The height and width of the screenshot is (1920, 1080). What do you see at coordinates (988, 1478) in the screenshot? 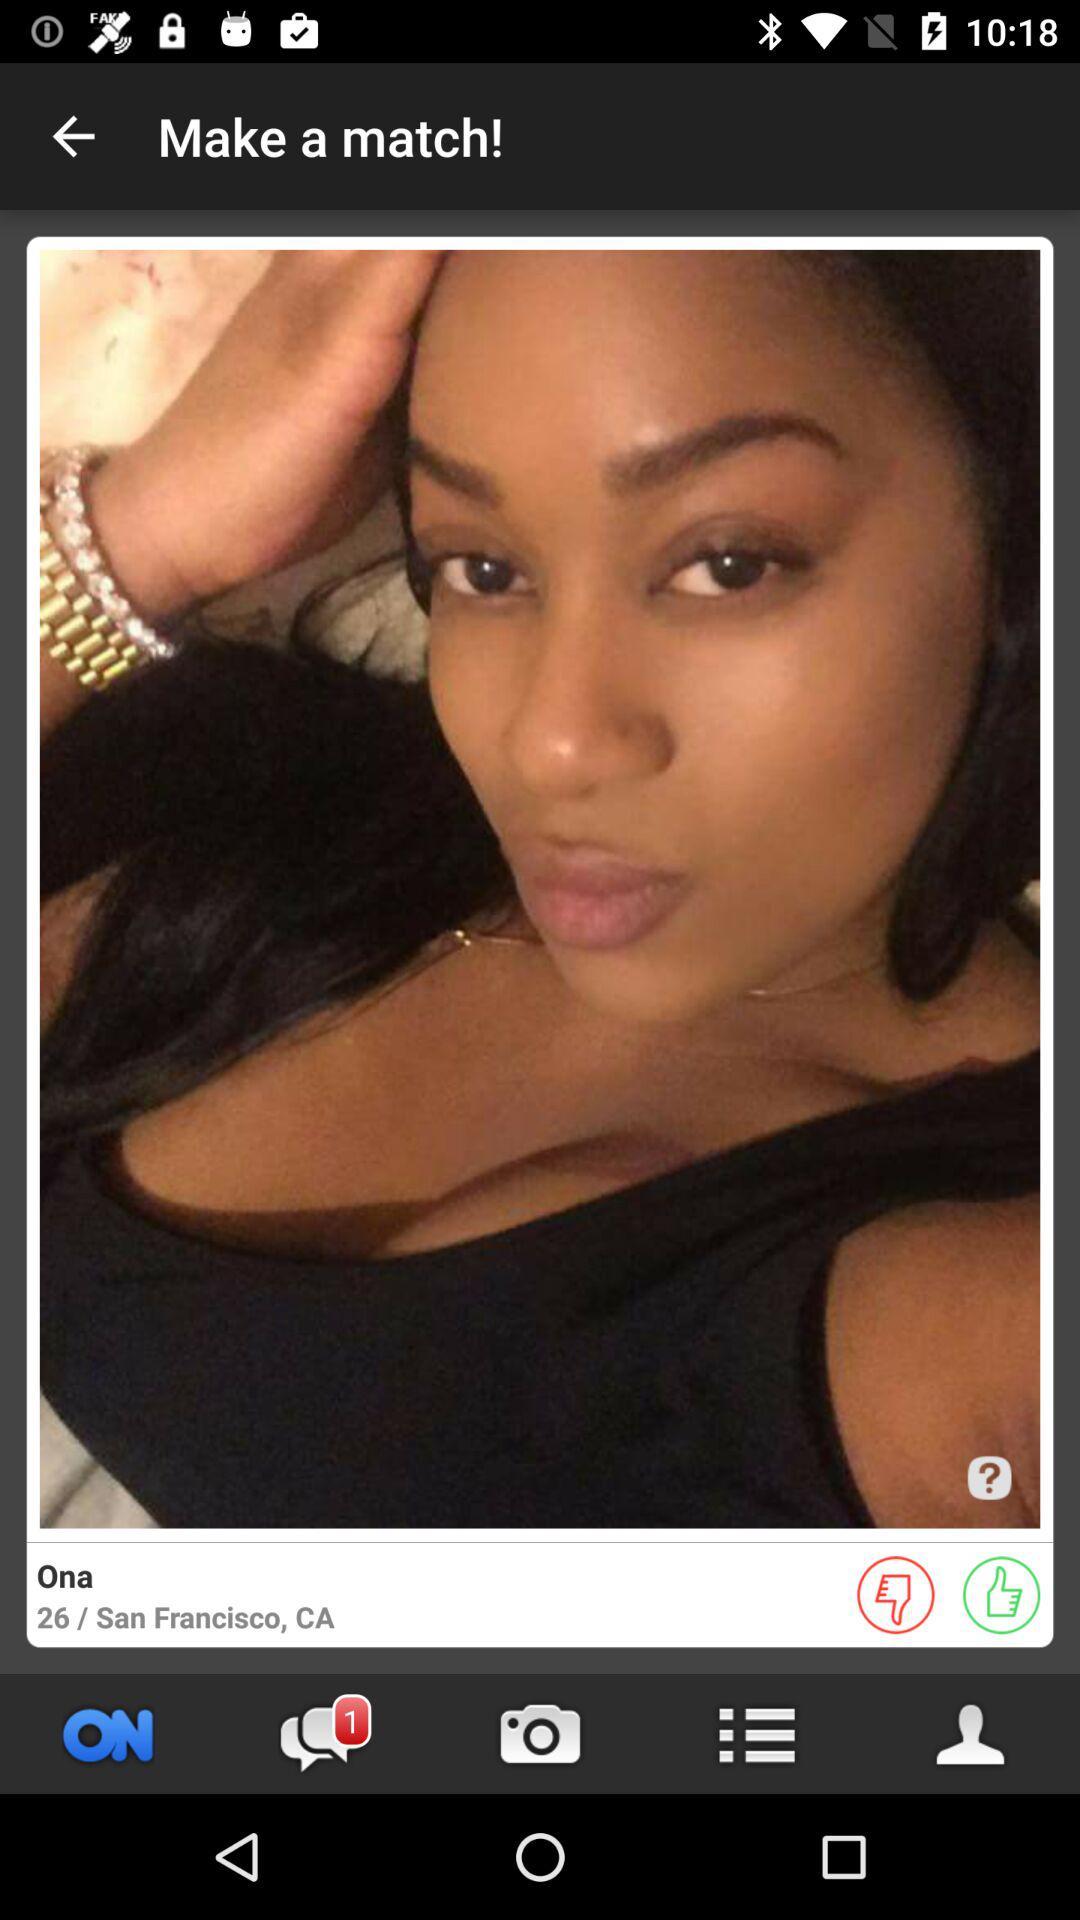
I see `the help icon` at bounding box center [988, 1478].